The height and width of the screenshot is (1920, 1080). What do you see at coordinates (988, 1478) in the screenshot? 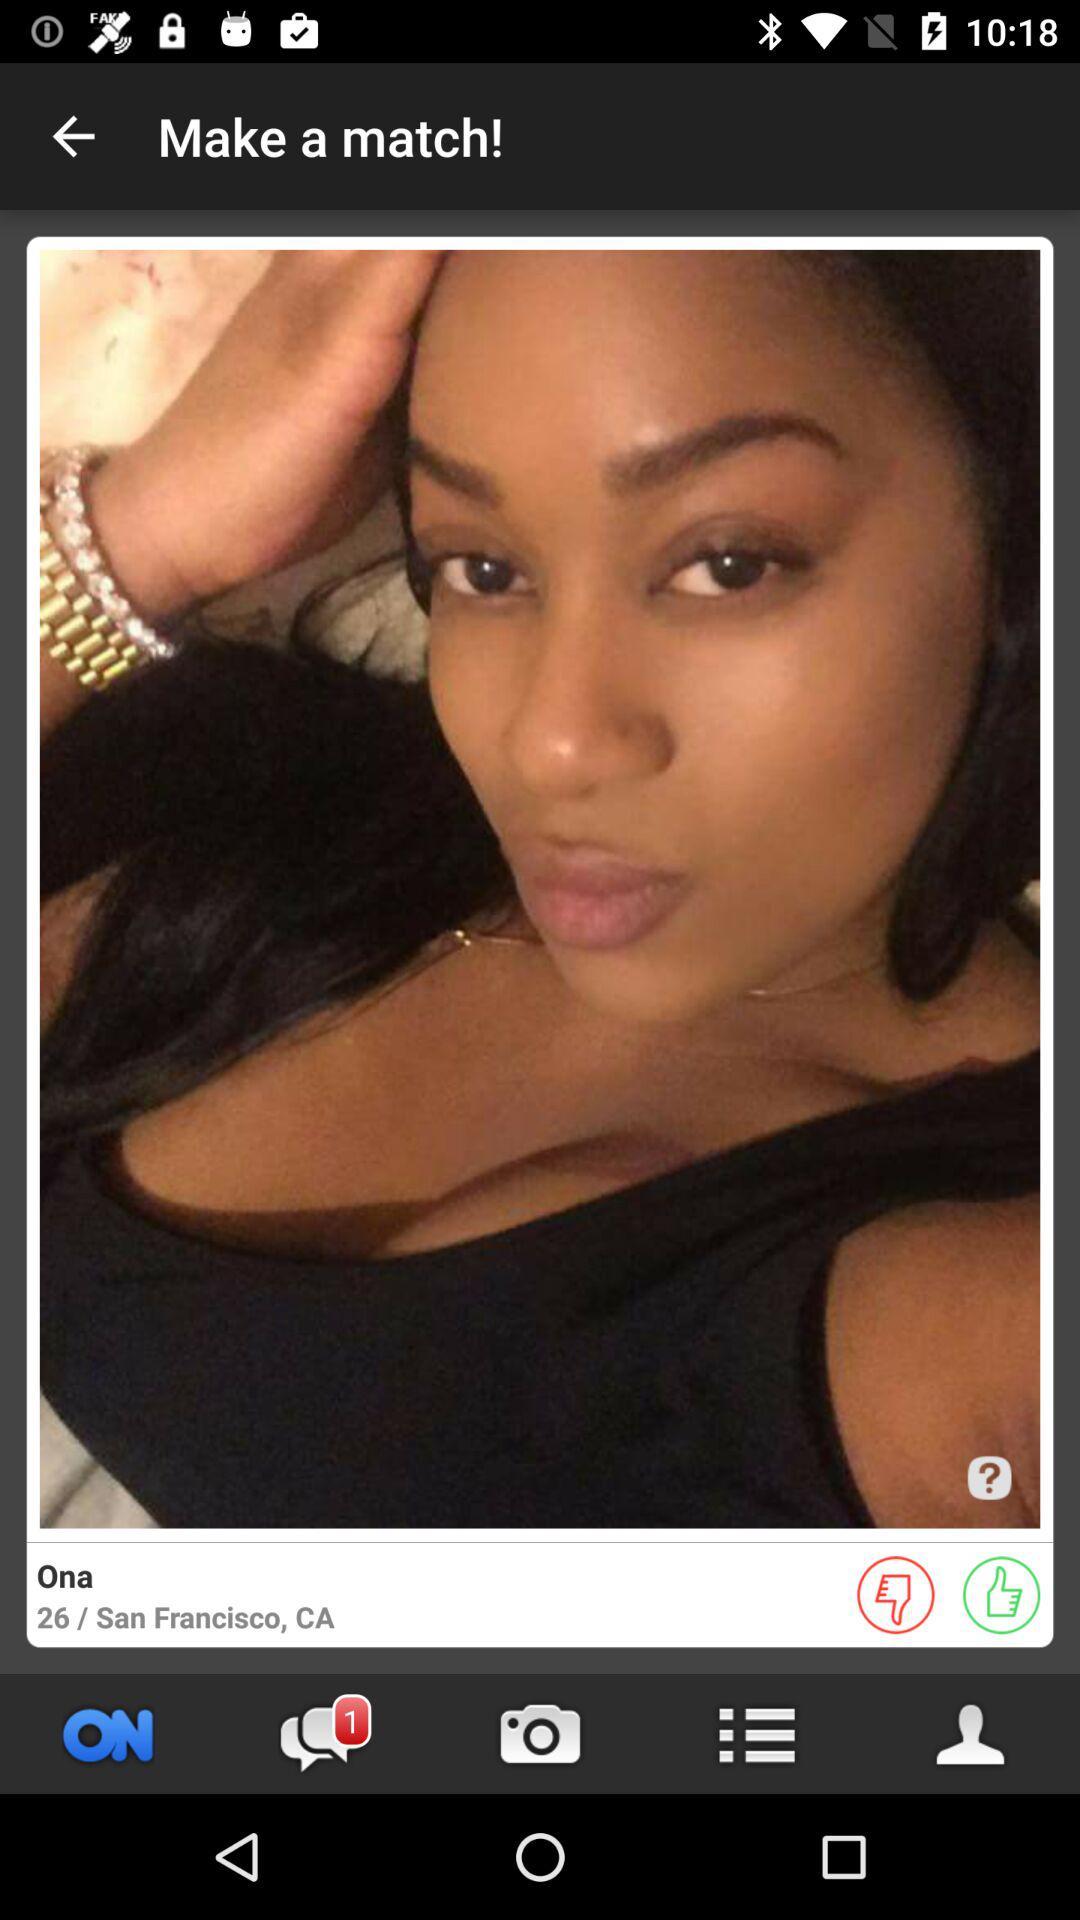
I see `the help icon` at bounding box center [988, 1478].